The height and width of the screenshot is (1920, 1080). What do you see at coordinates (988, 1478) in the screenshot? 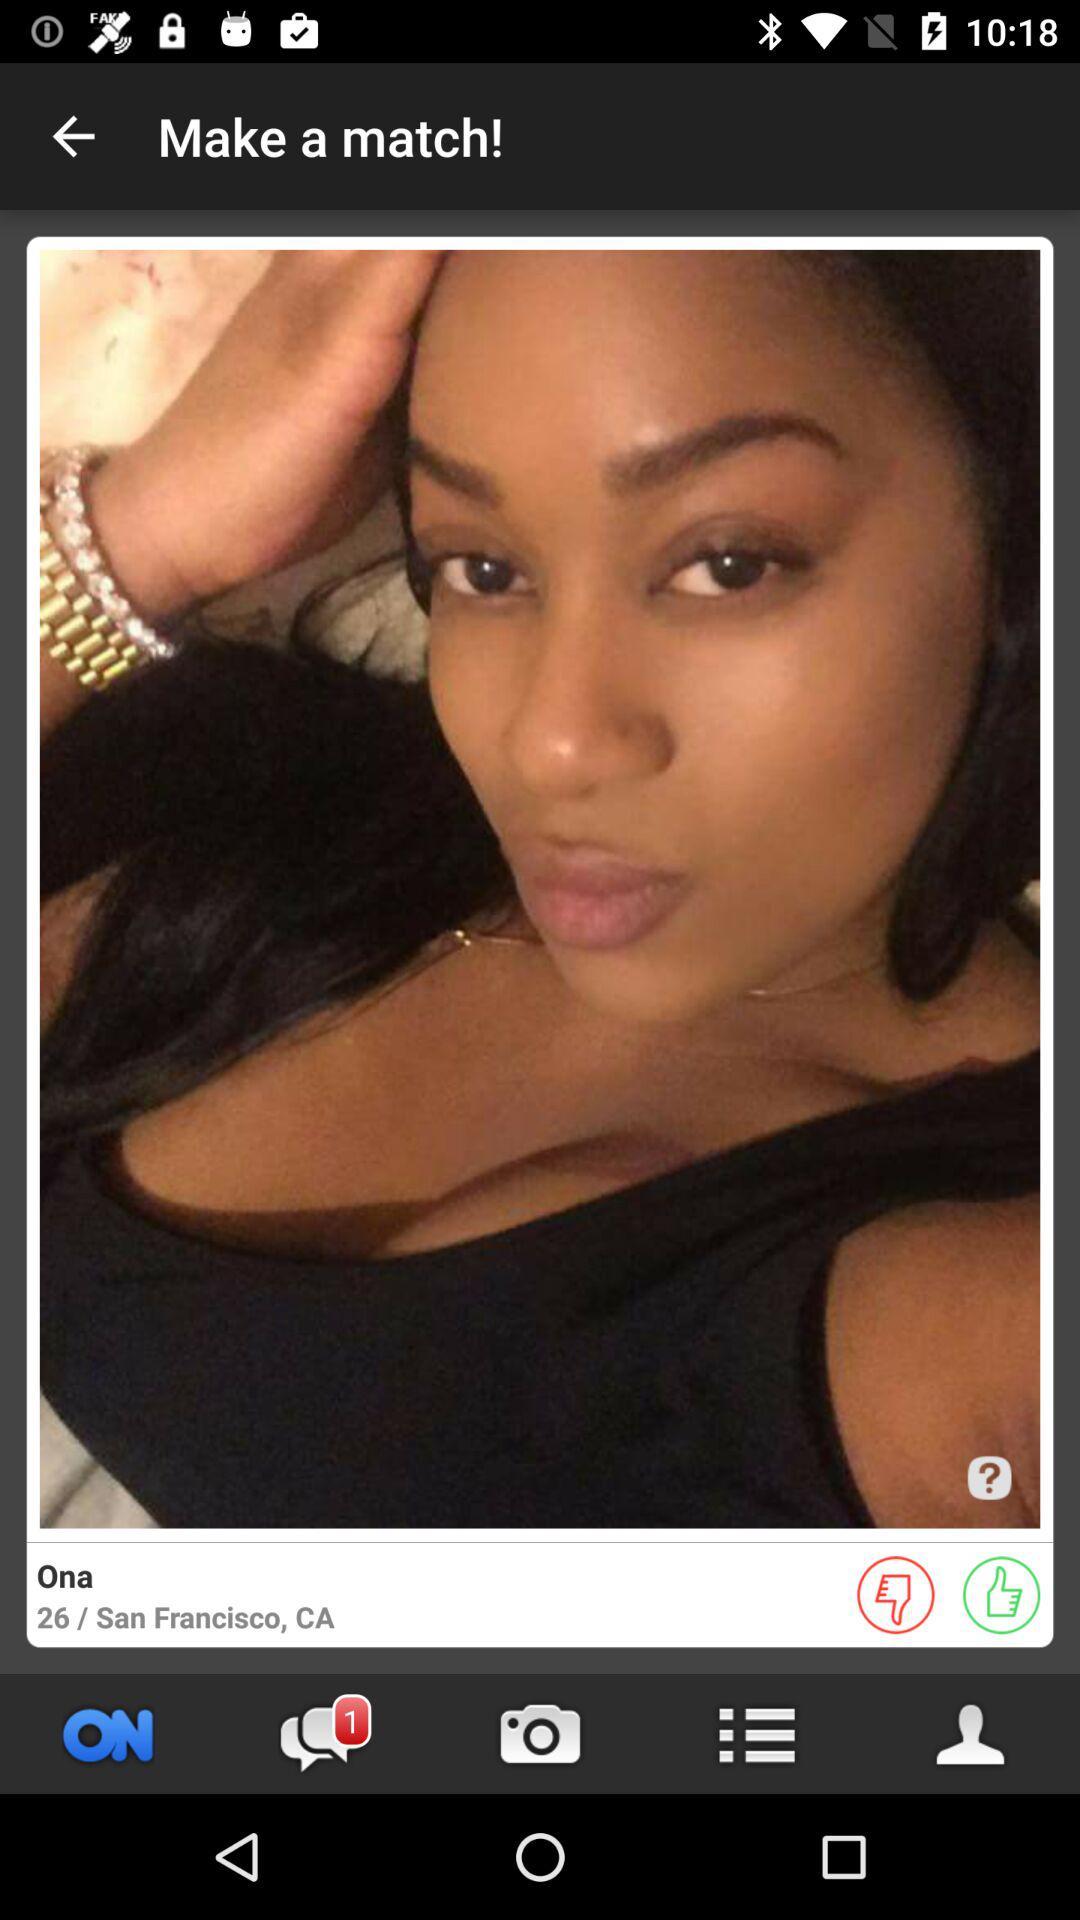
I see `the help icon` at bounding box center [988, 1478].